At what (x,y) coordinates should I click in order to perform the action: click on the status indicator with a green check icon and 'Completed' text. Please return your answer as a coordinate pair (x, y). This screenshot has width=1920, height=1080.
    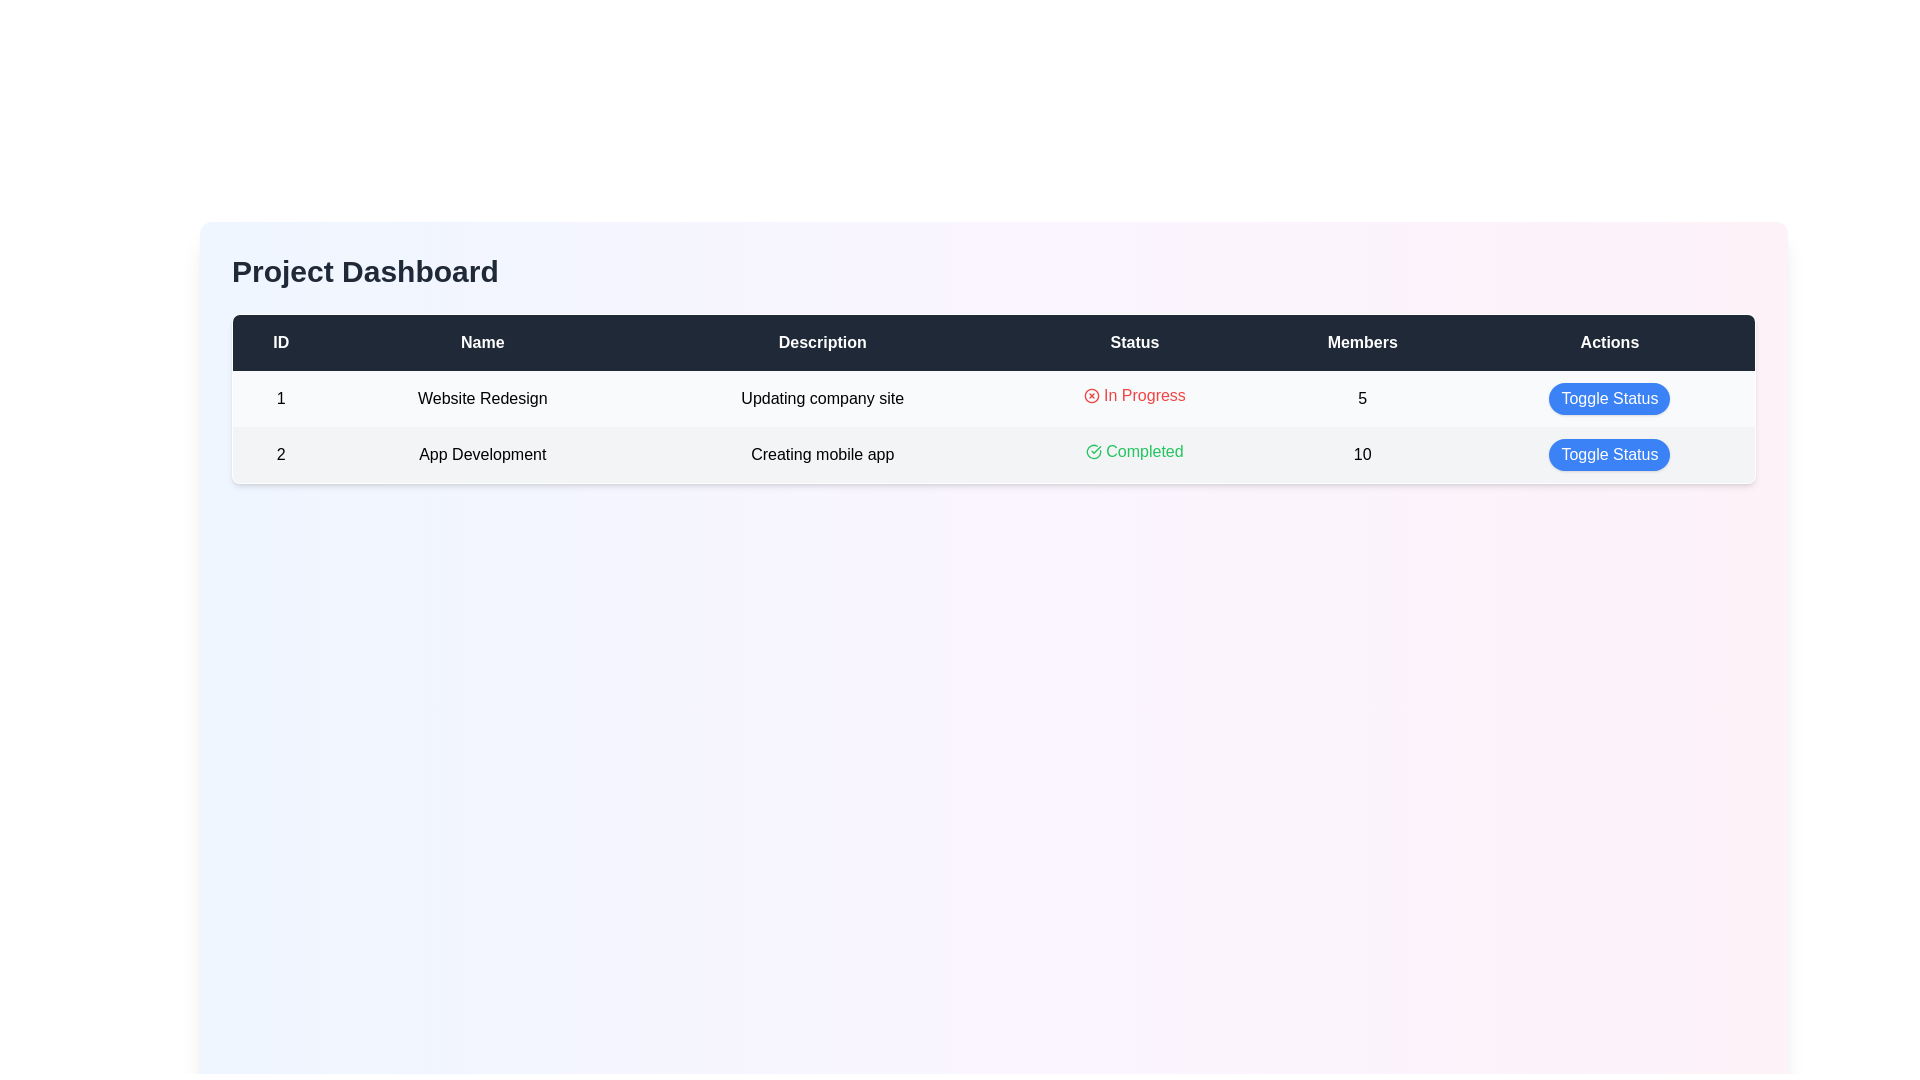
    Looking at the image, I should click on (1134, 451).